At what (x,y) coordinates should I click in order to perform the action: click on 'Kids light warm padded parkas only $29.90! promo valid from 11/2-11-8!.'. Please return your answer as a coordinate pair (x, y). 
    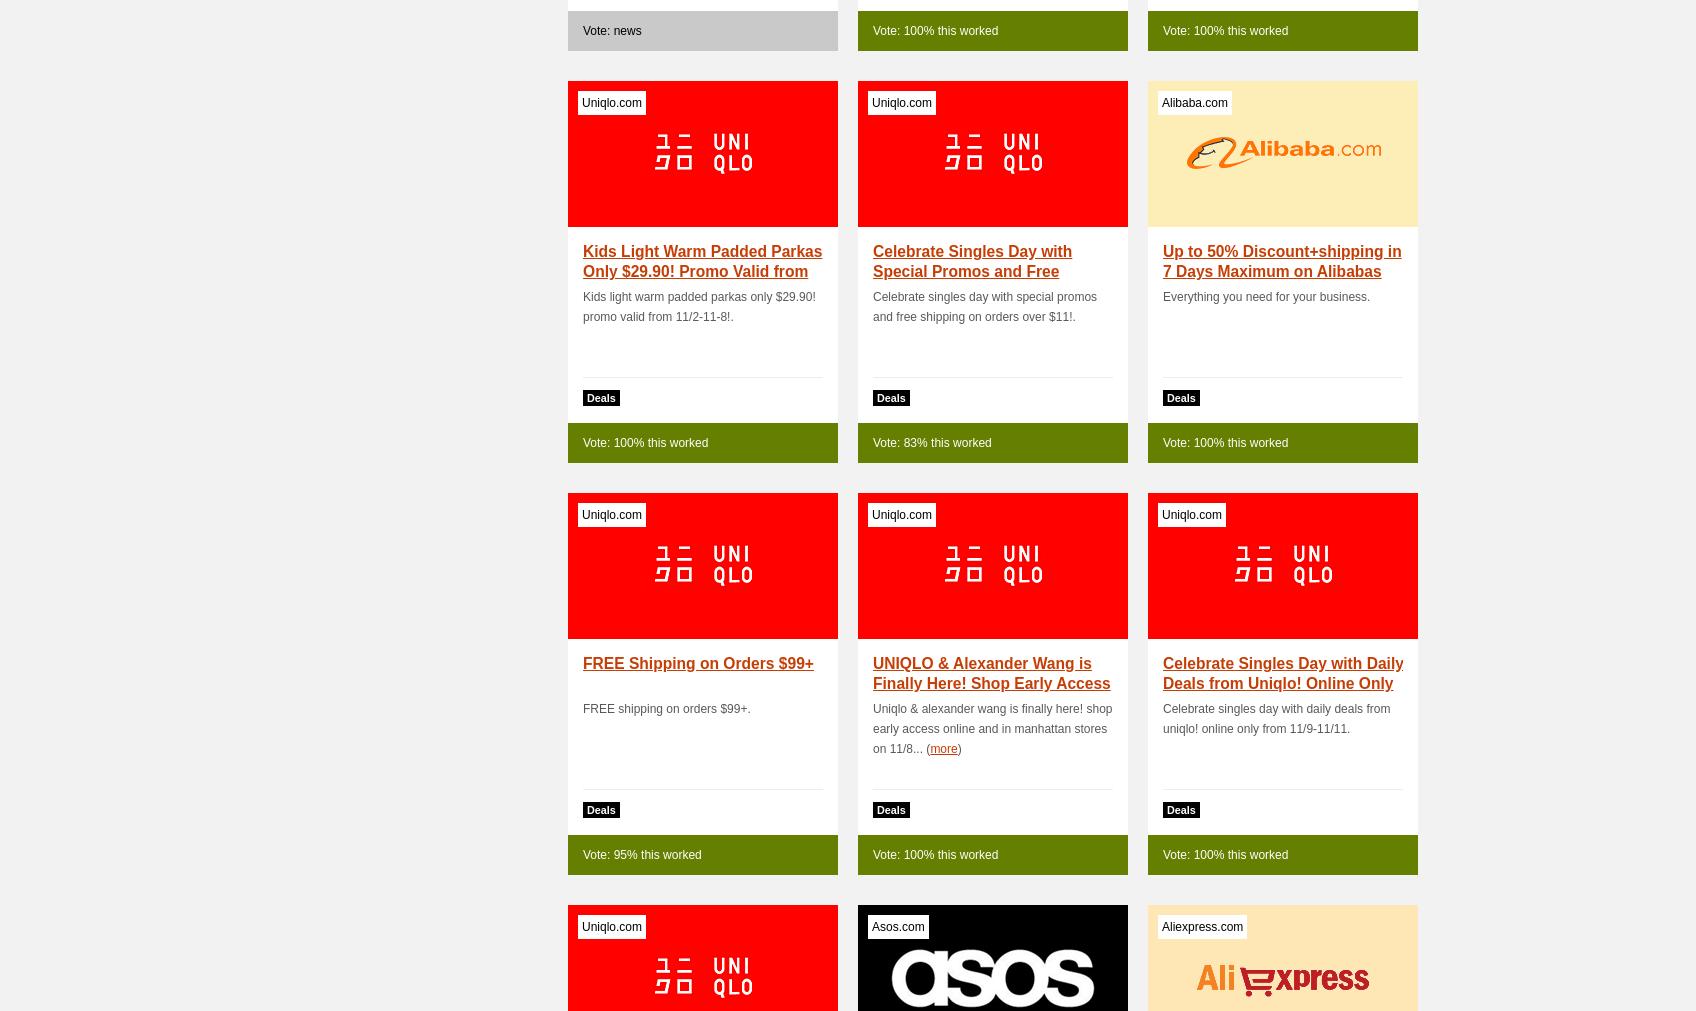
    Looking at the image, I should click on (697, 307).